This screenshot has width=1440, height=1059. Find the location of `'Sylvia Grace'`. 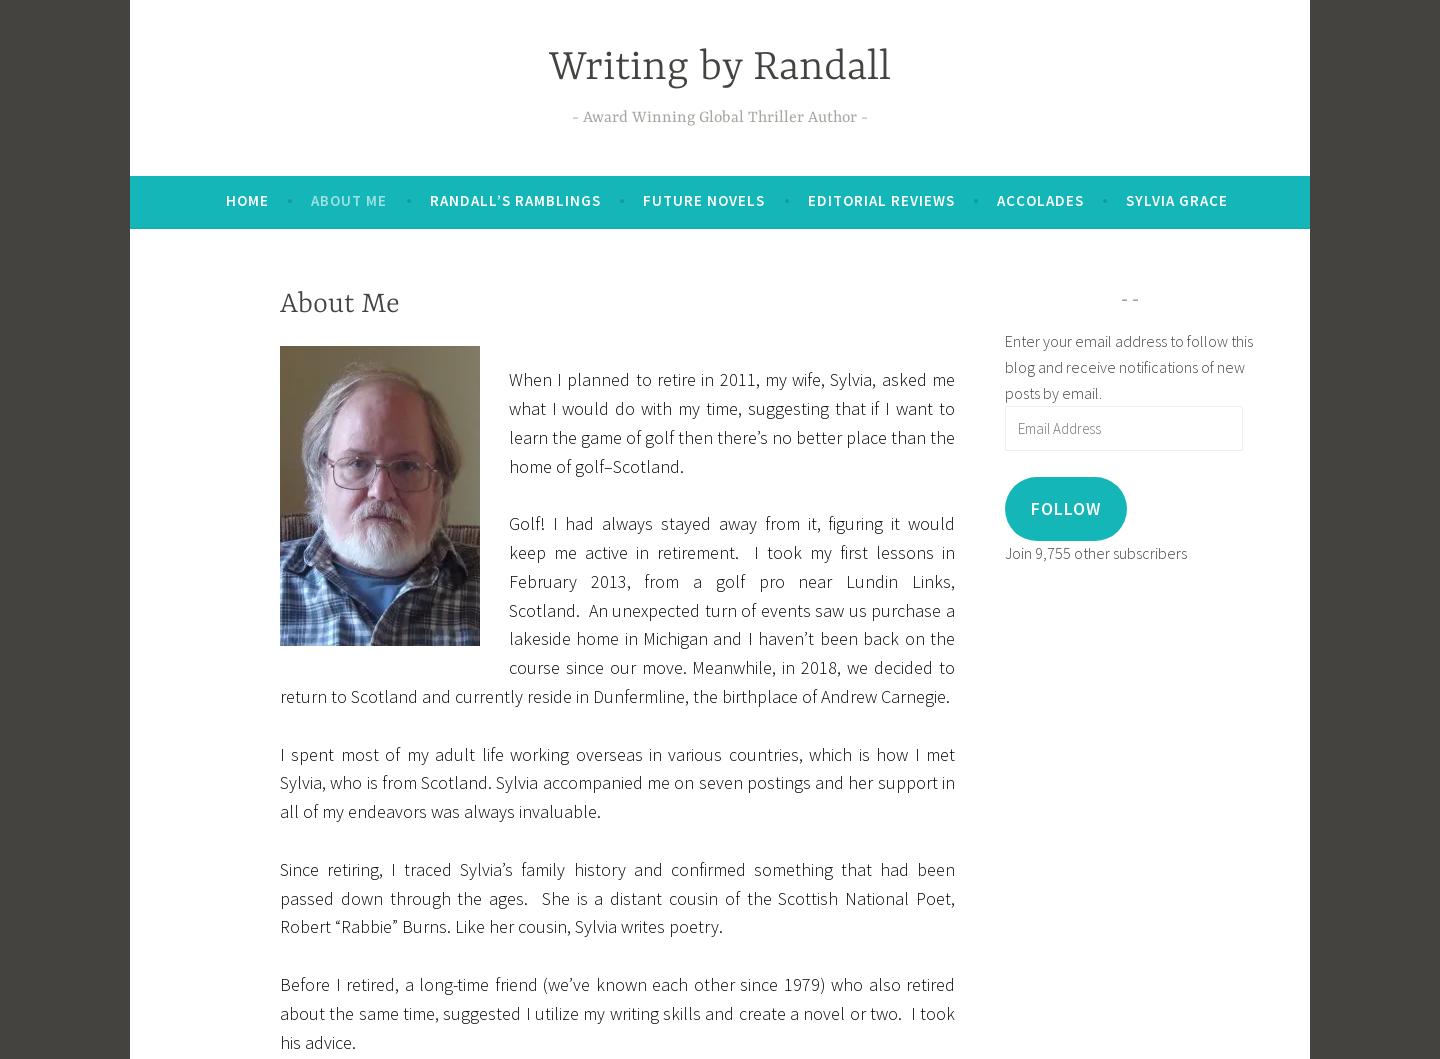

'Sylvia Grace' is located at coordinates (1177, 199).